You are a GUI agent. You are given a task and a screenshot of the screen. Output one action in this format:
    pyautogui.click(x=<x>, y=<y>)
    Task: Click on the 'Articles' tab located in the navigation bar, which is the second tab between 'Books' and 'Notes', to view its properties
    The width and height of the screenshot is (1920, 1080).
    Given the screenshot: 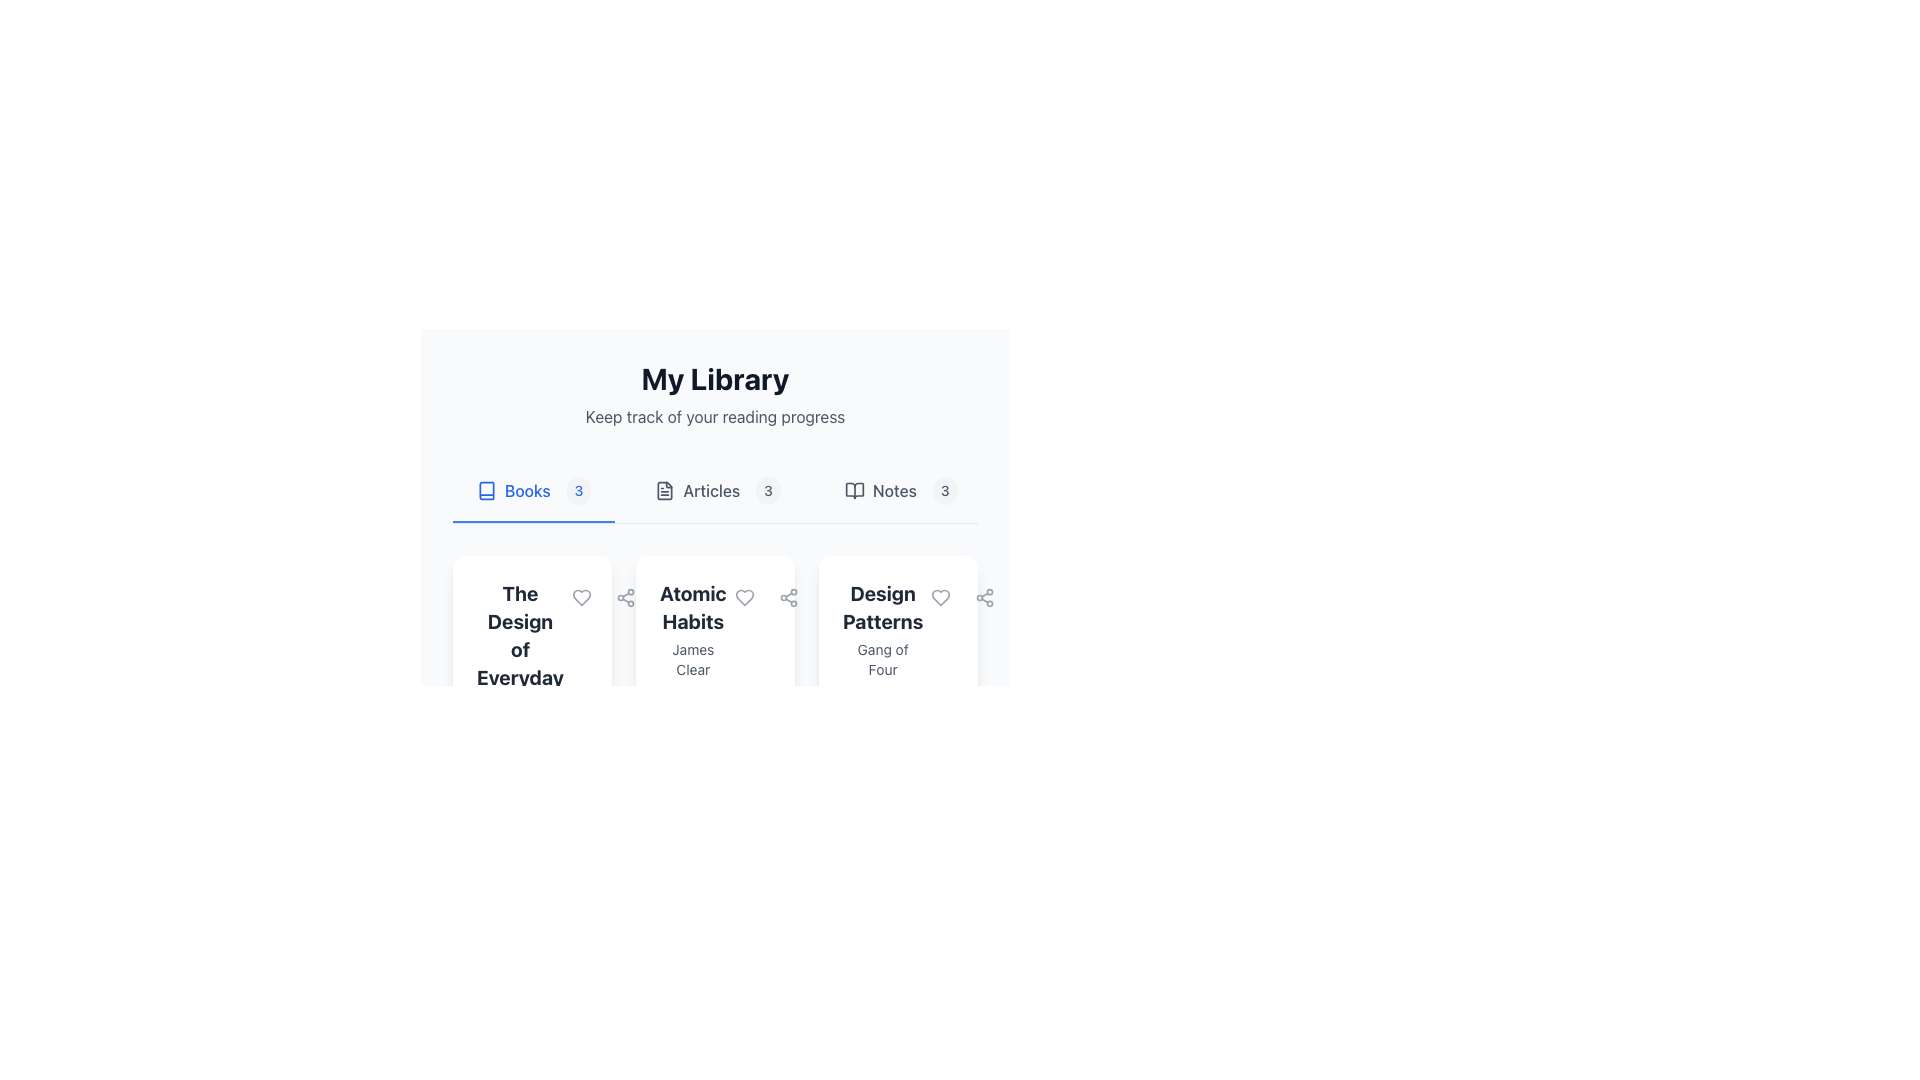 What is the action you would take?
    pyautogui.click(x=715, y=492)
    